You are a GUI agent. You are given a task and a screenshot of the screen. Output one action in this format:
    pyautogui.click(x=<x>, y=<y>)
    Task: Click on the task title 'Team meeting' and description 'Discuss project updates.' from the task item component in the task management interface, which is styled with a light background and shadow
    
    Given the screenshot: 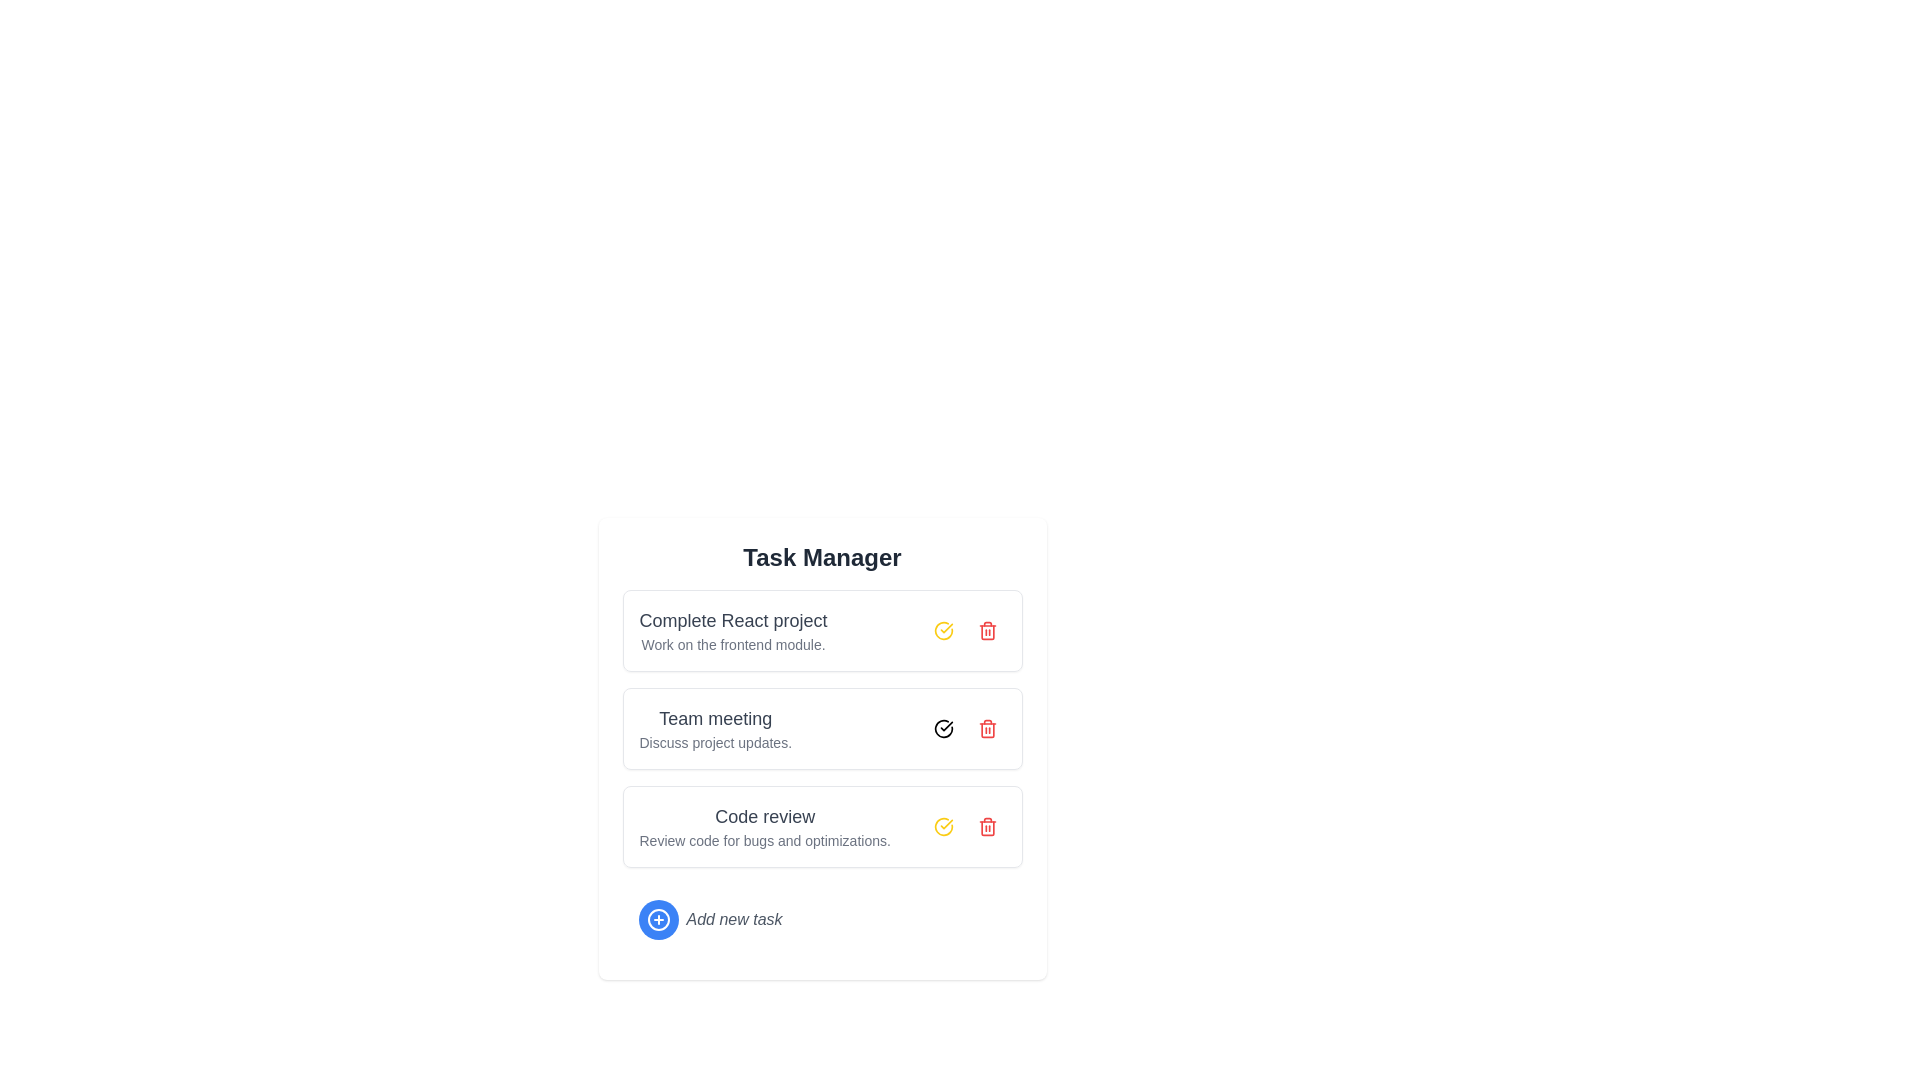 What is the action you would take?
    pyautogui.click(x=822, y=729)
    